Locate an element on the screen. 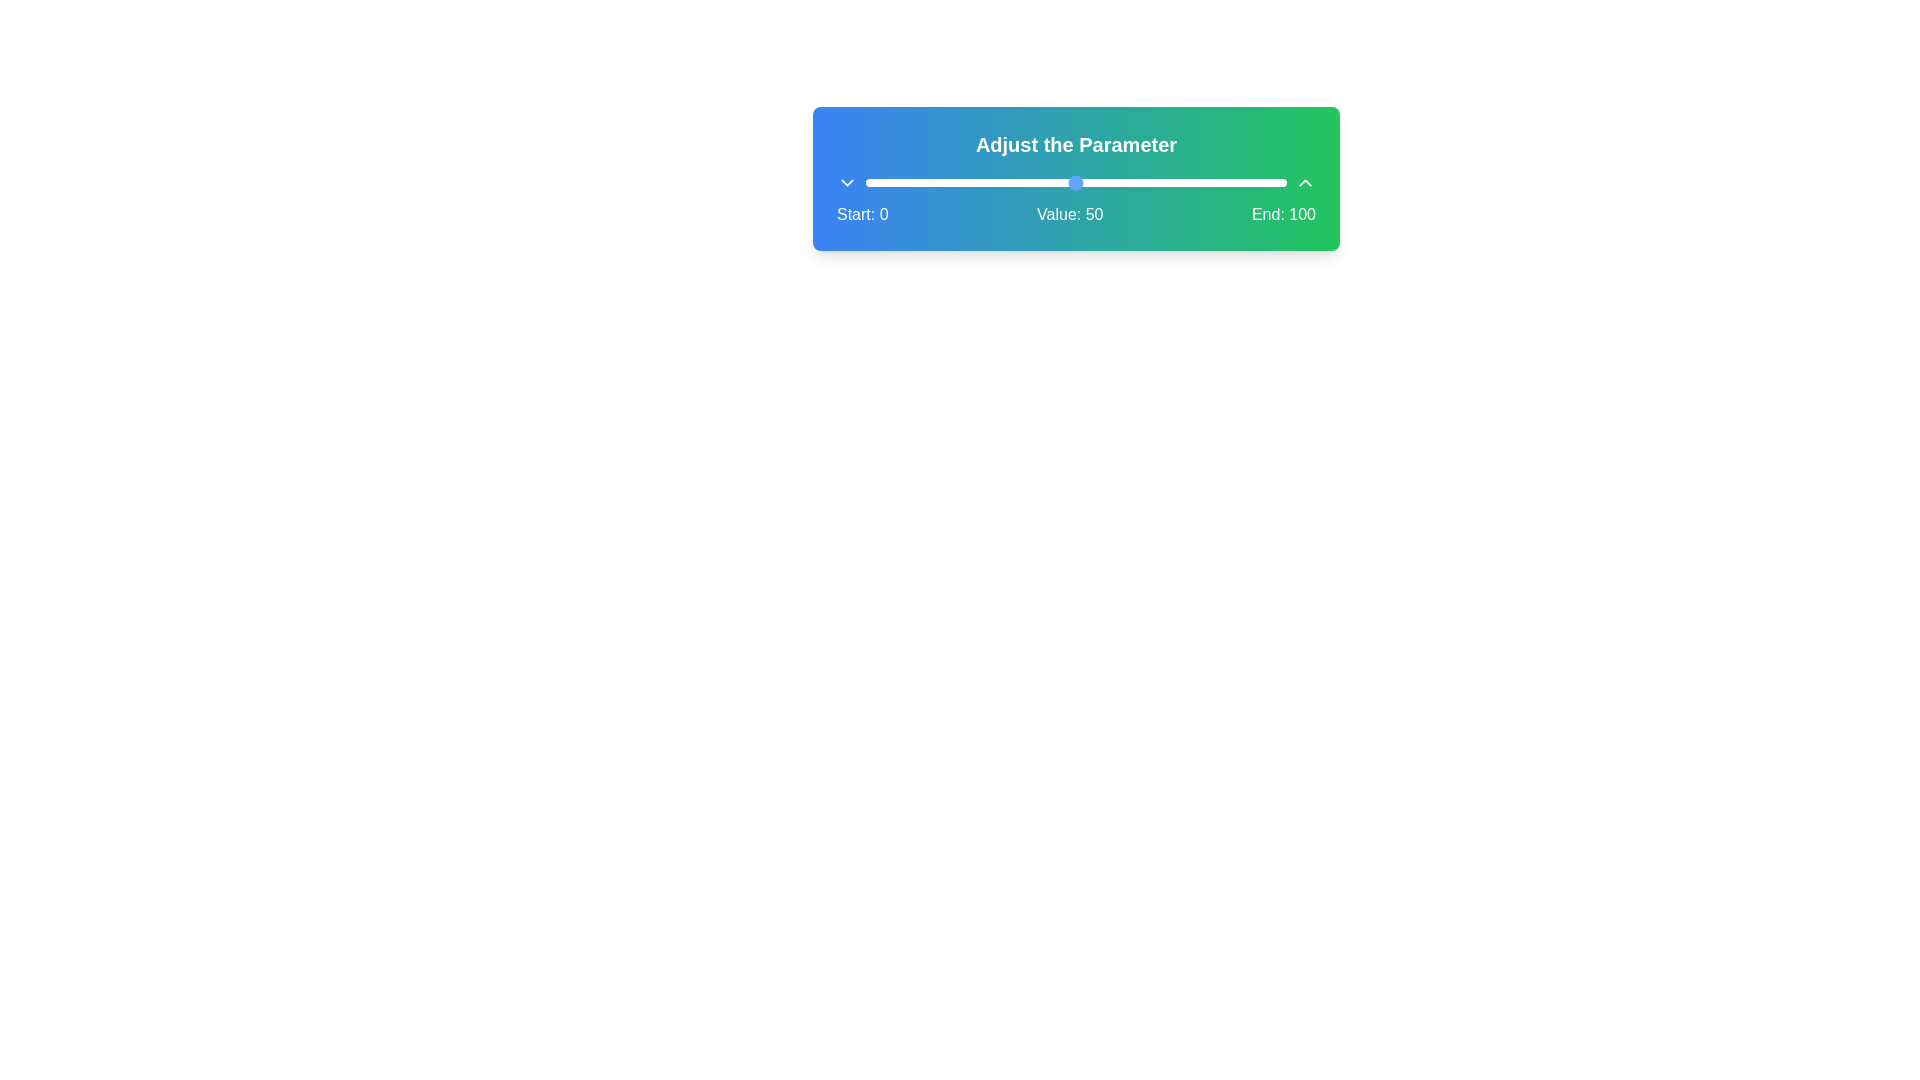 This screenshot has width=1920, height=1080. the slider is located at coordinates (881, 182).